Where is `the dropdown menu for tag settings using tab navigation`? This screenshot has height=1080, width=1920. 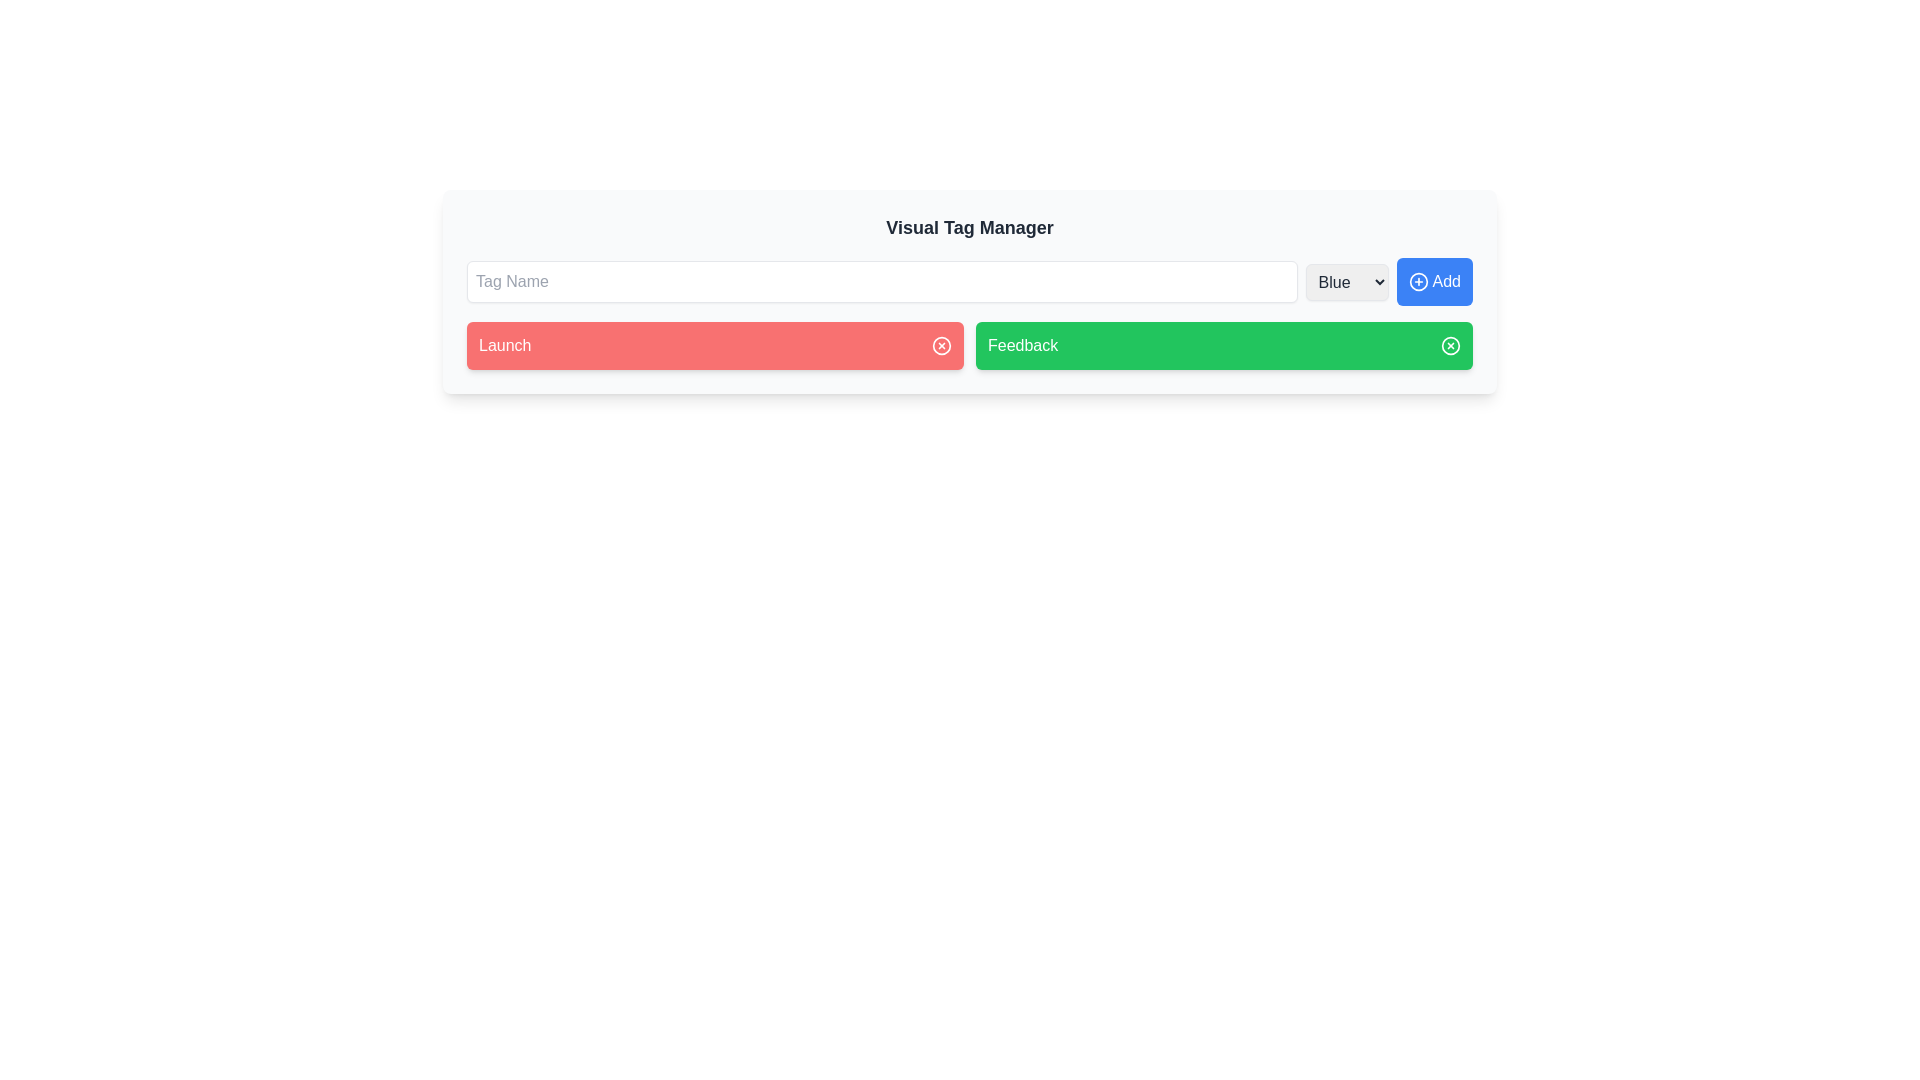 the dropdown menu for tag settings using tab navigation is located at coordinates (1347, 281).